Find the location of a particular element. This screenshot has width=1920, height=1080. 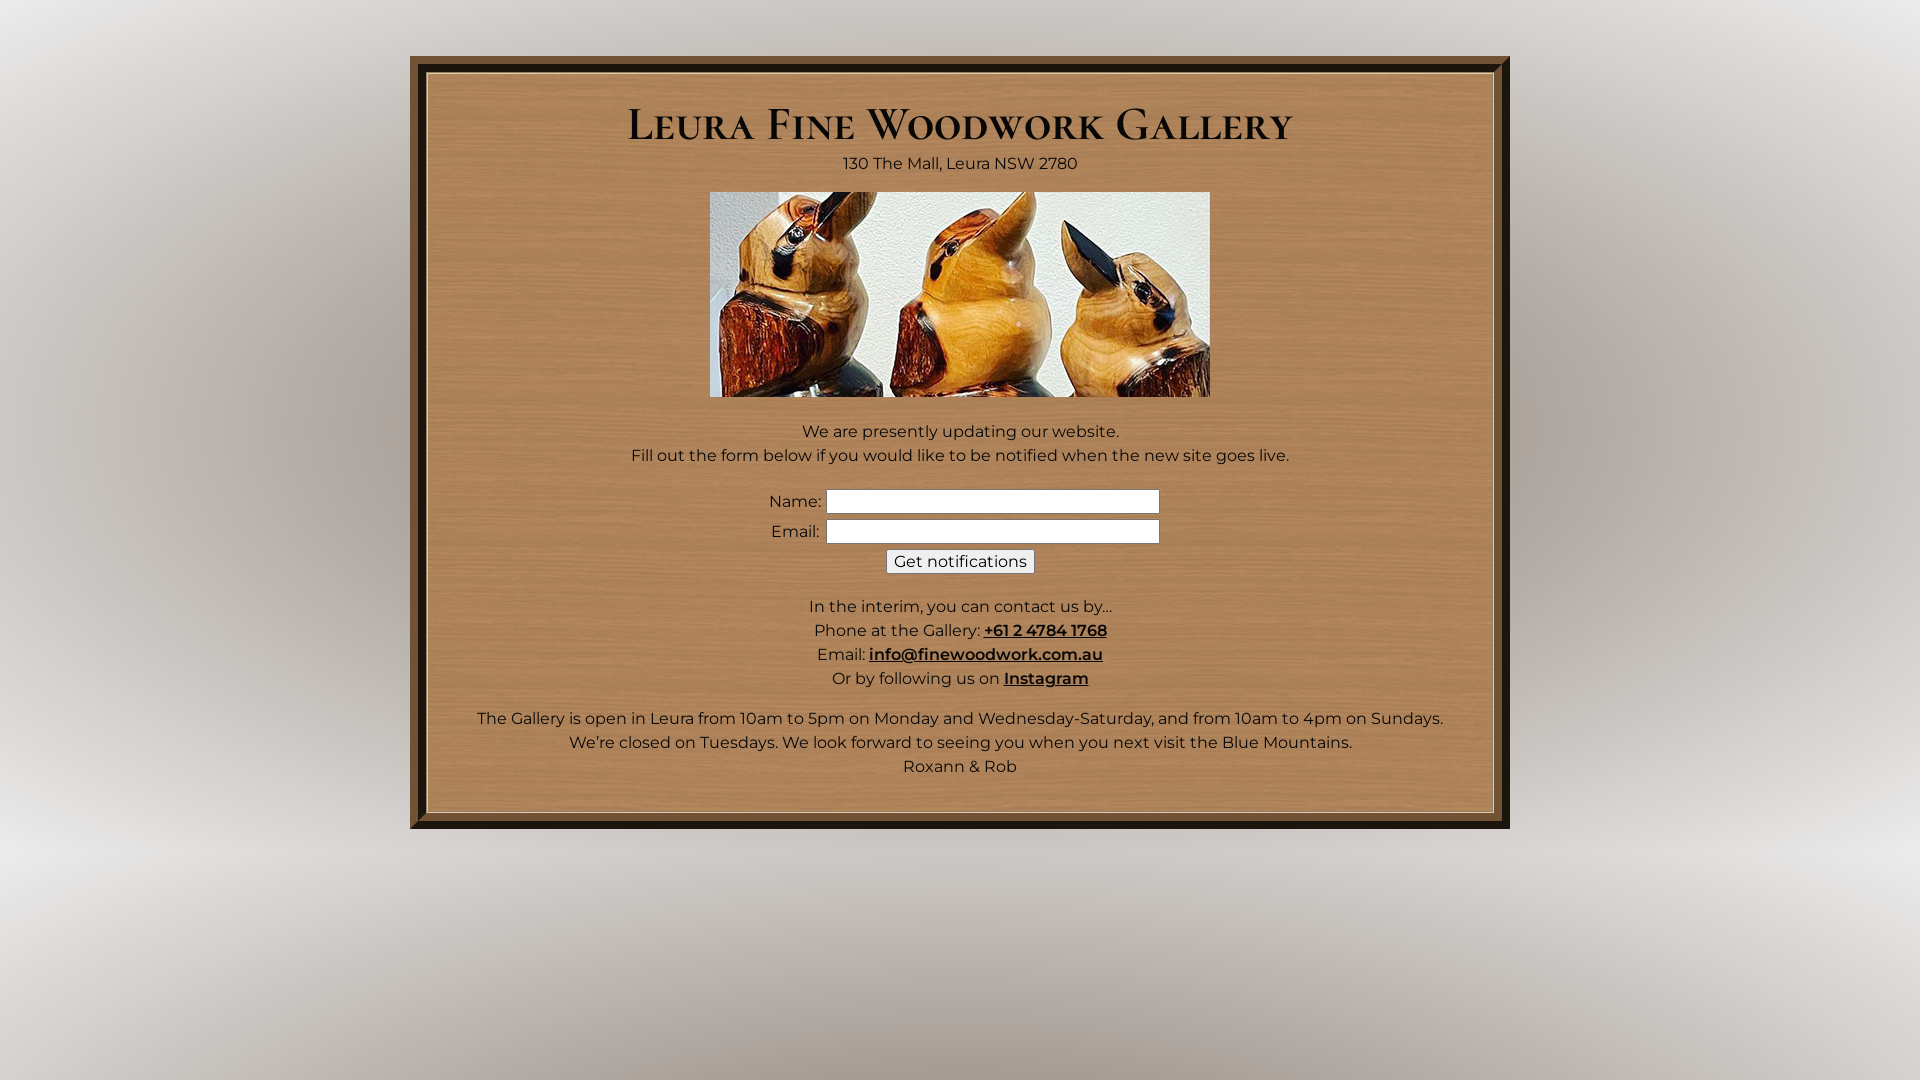

'info@finewoodwork.com.au' is located at coordinates (868, 654).